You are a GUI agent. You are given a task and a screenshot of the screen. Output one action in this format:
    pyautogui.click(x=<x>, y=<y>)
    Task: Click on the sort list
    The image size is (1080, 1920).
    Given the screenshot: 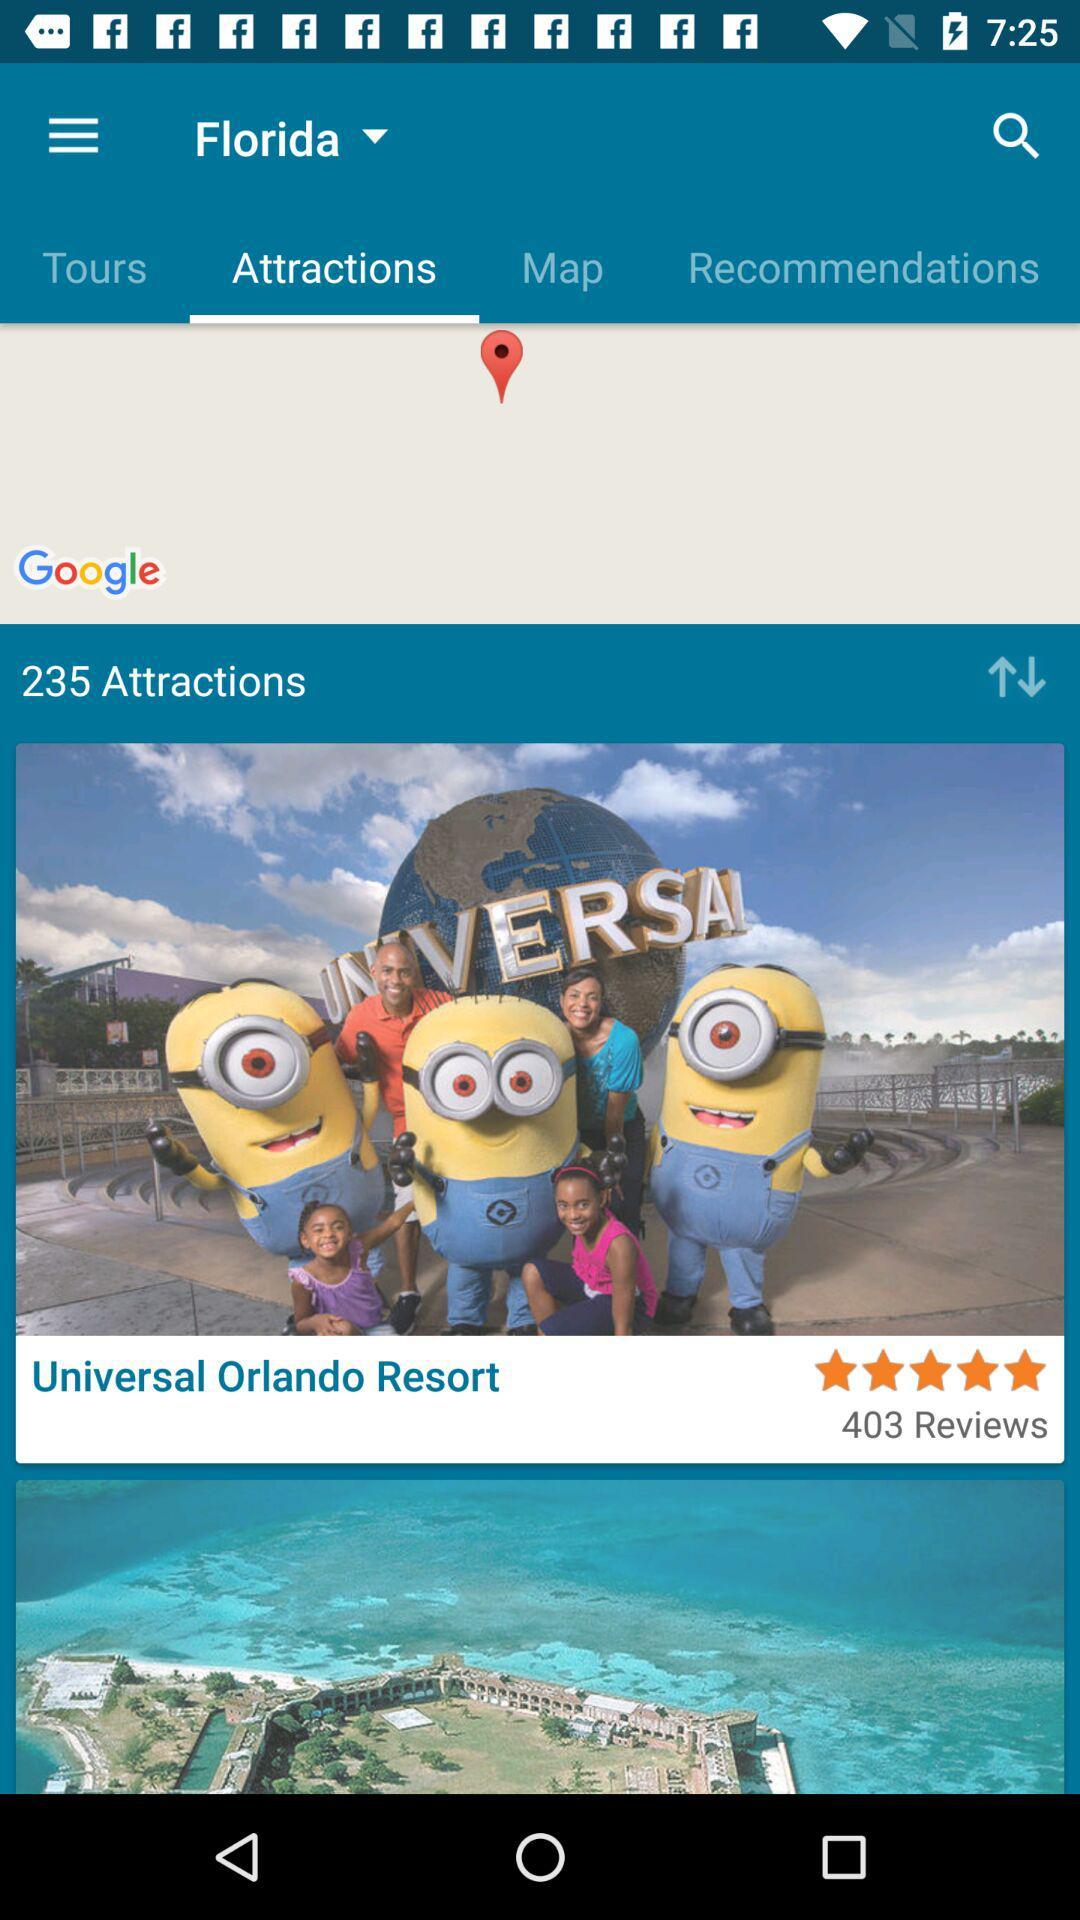 What is the action you would take?
    pyautogui.click(x=1011, y=679)
    